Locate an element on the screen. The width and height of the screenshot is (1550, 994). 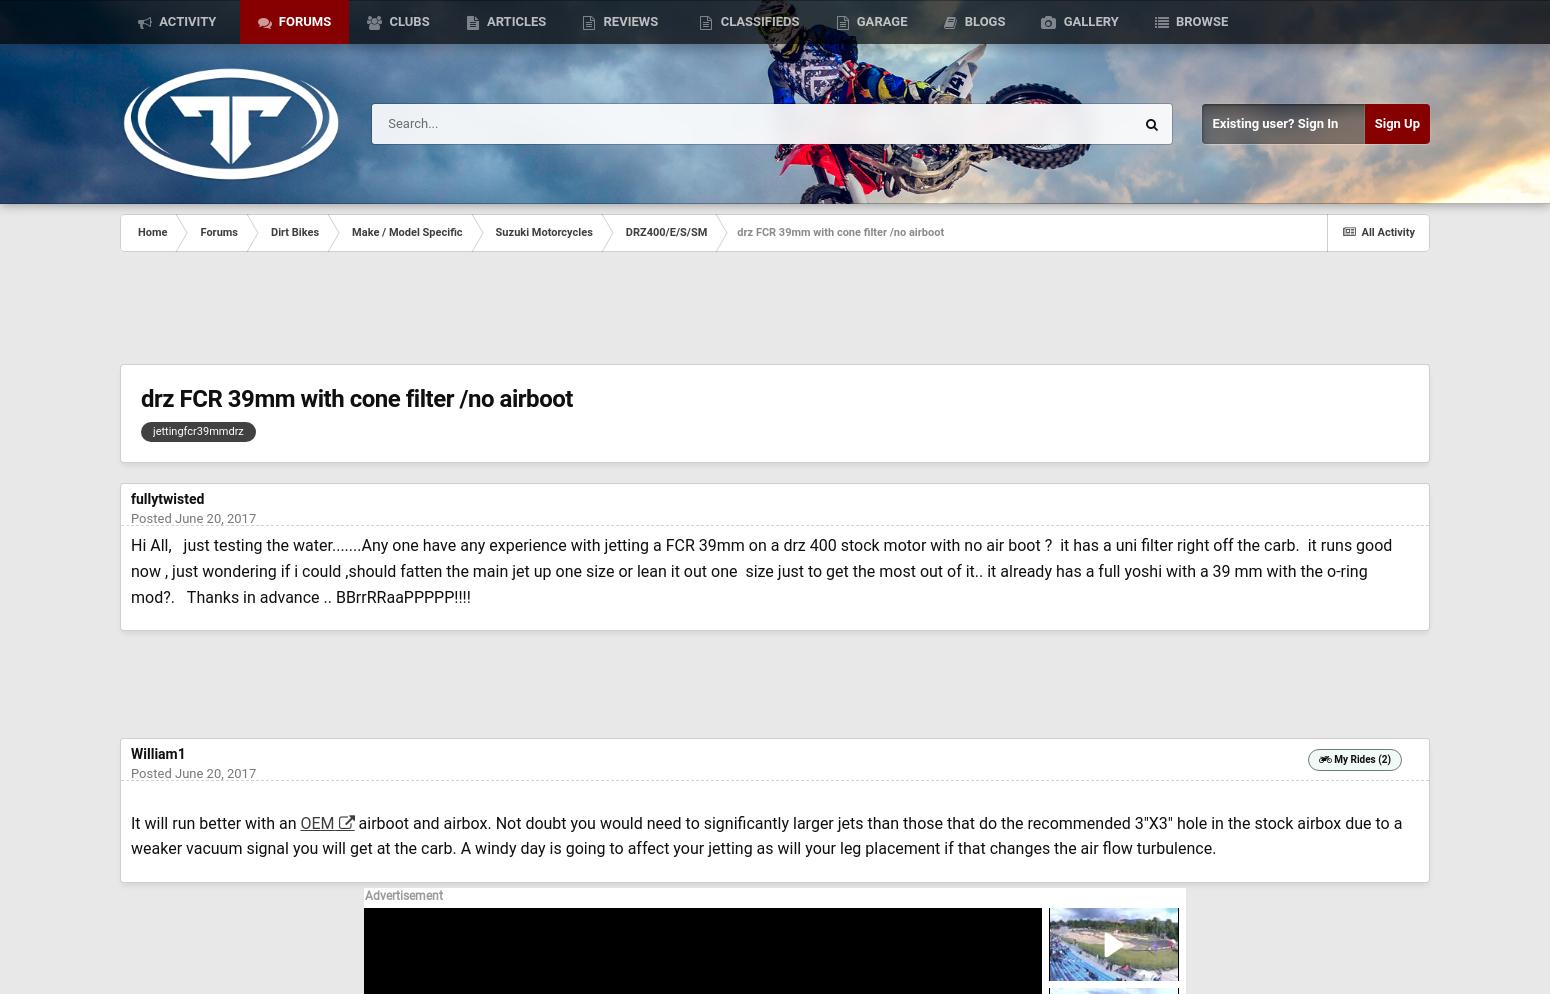
'airboot and airbox. Not doubt you would need to significantly larger jets than those that do the recommended 3"X3" hole in the stock airbox due to a weaker vacuum signal you will get at the carb. A windy day is going to affect your jetting as will your leg placement if that changes the air flow turbulence.' is located at coordinates (130, 834).